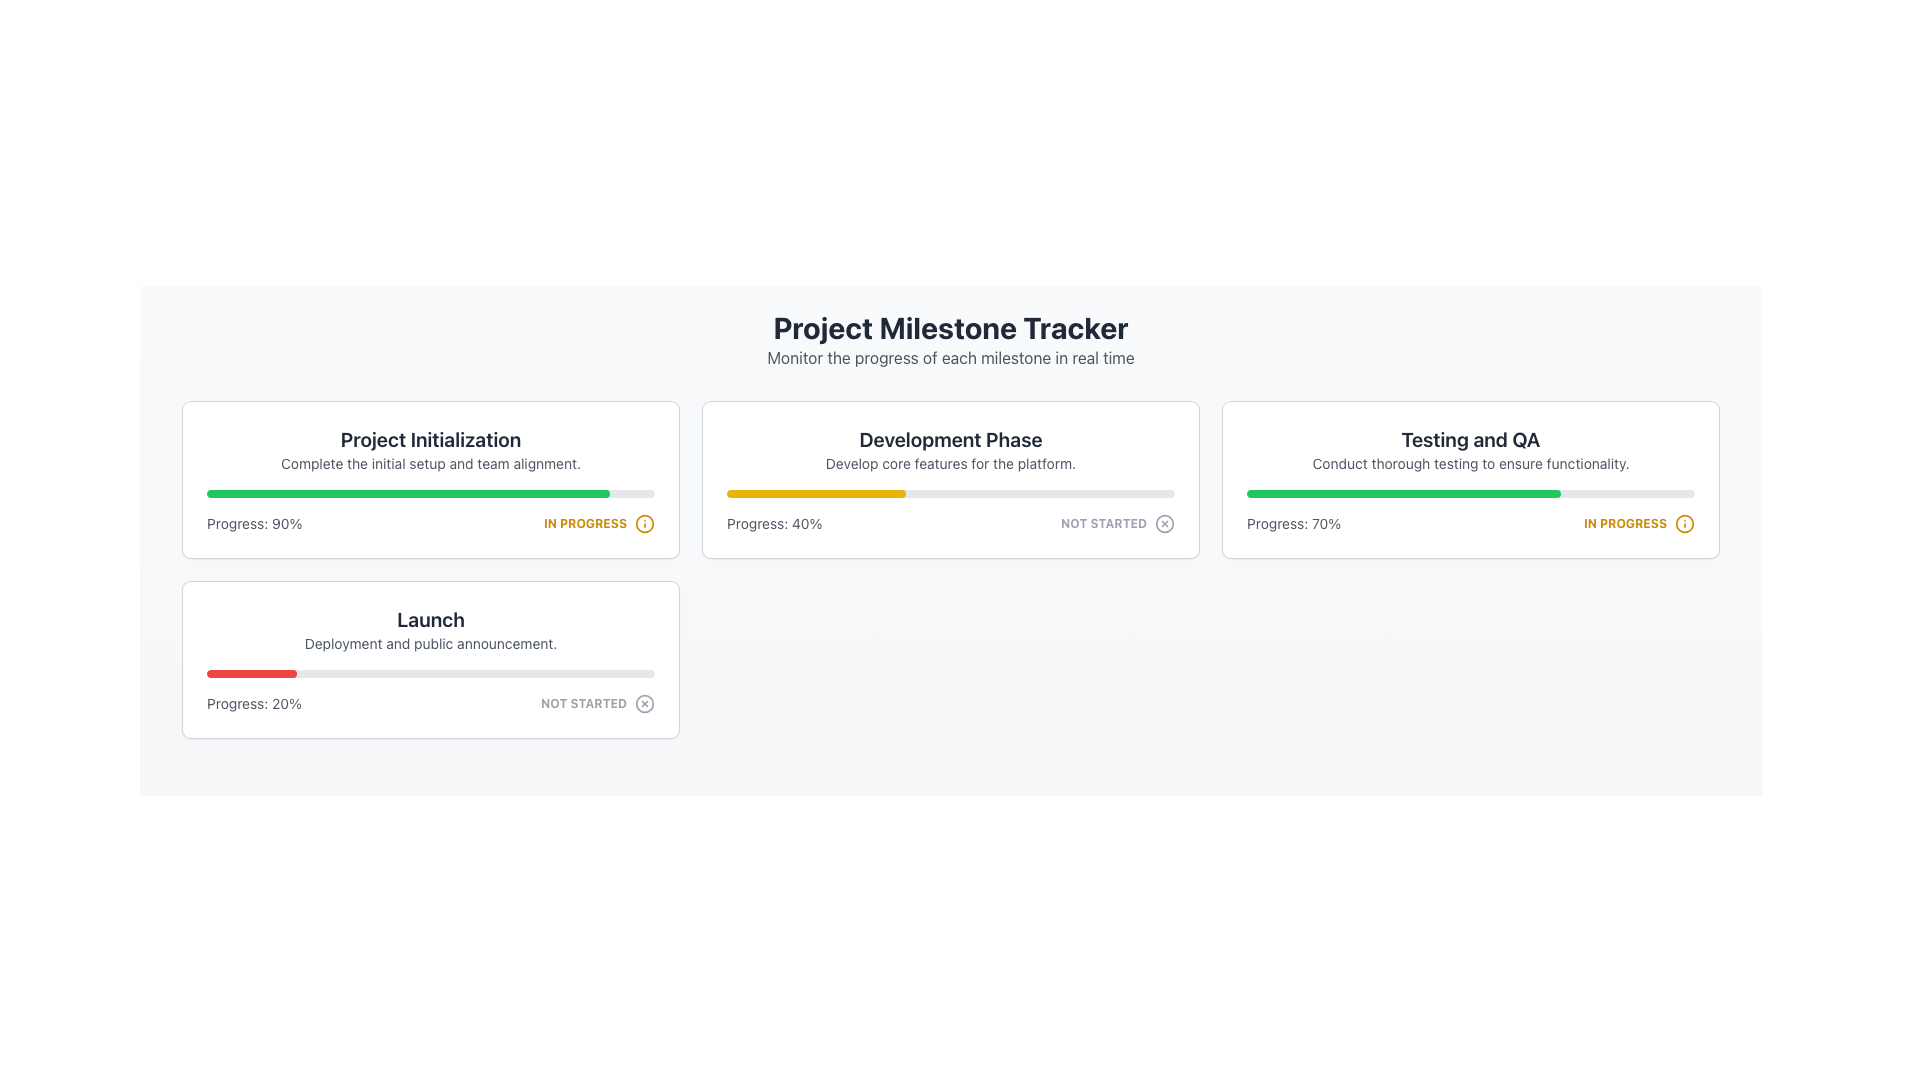 The width and height of the screenshot is (1920, 1080). Describe the element at coordinates (949, 438) in the screenshot. I see `text of the 'Development Phase' title in the progress tracker interface, which is positioned at the top center of the middle milestone card` at that location.